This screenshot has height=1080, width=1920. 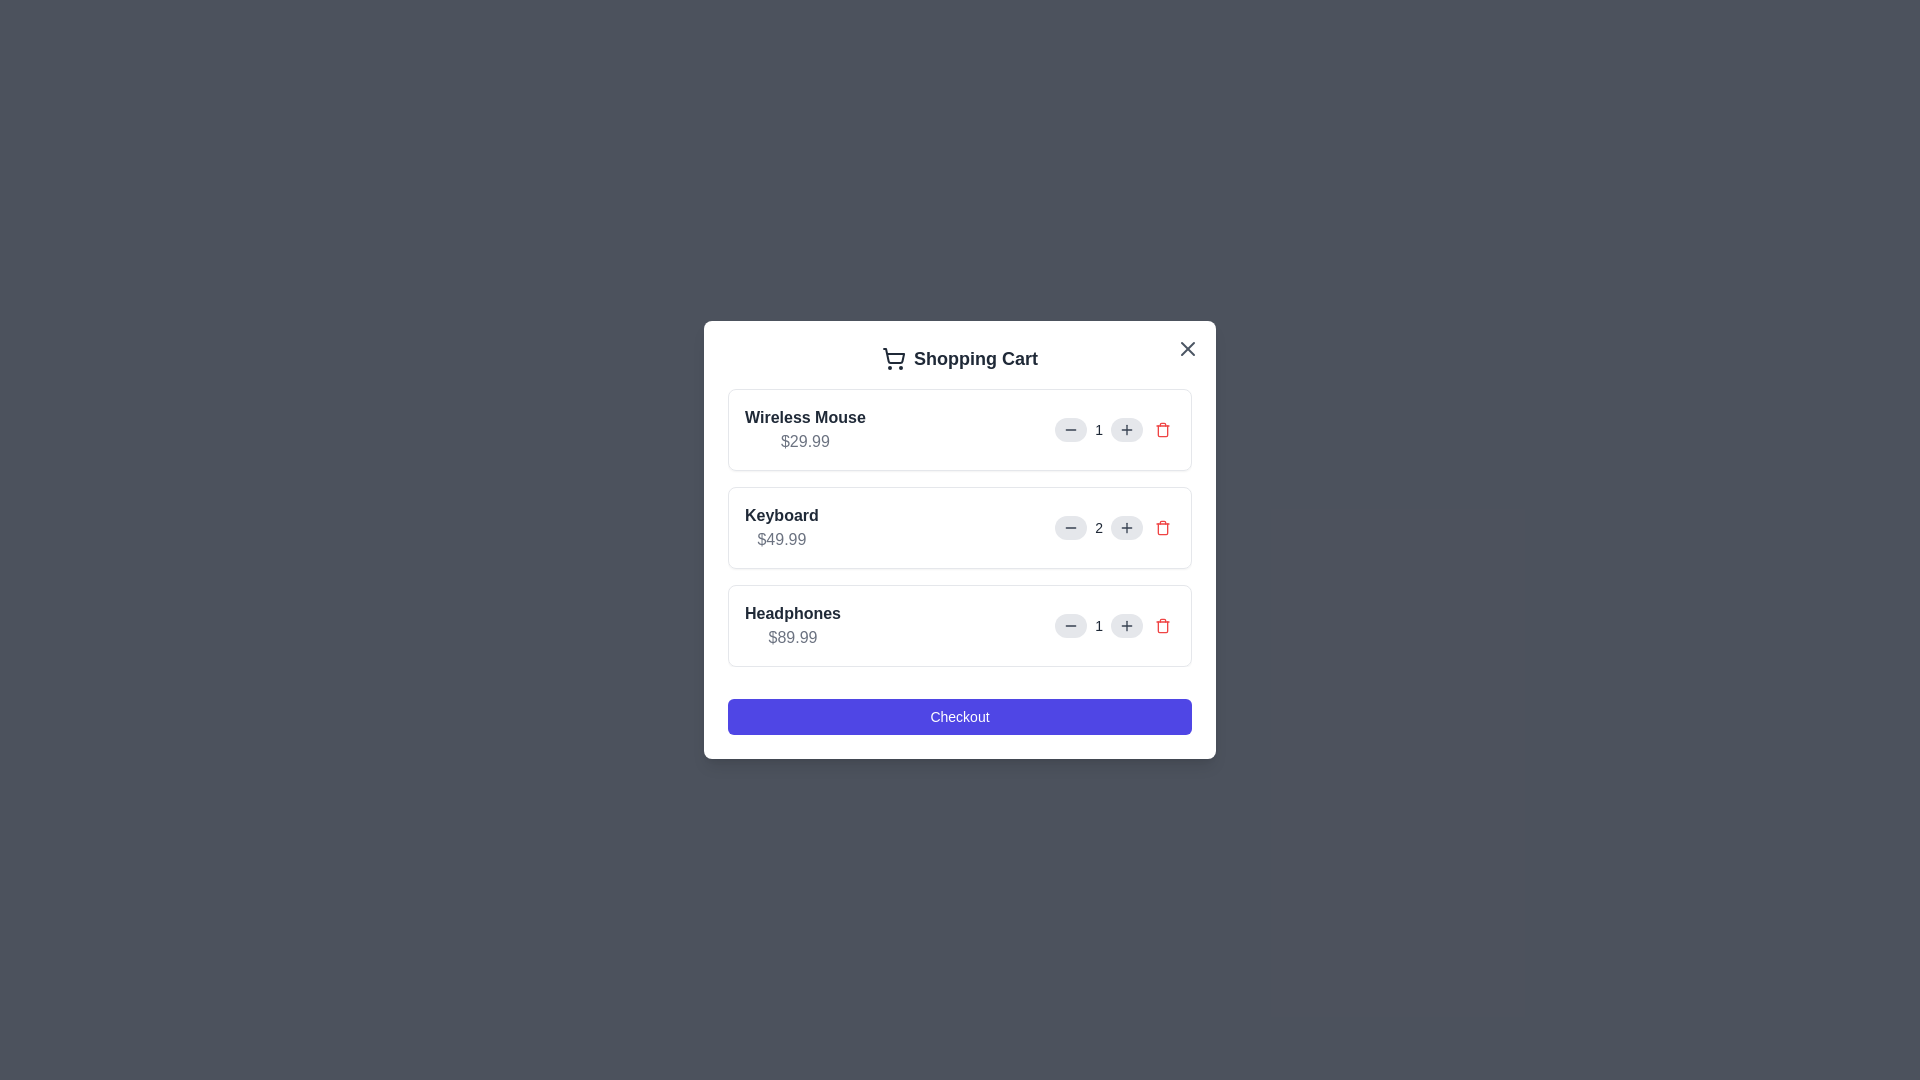 I want to click on the trash icon located at the far right of the quantity adjustment buttons in the first item's row of the shopping cart, so click(x=1162, y=428).